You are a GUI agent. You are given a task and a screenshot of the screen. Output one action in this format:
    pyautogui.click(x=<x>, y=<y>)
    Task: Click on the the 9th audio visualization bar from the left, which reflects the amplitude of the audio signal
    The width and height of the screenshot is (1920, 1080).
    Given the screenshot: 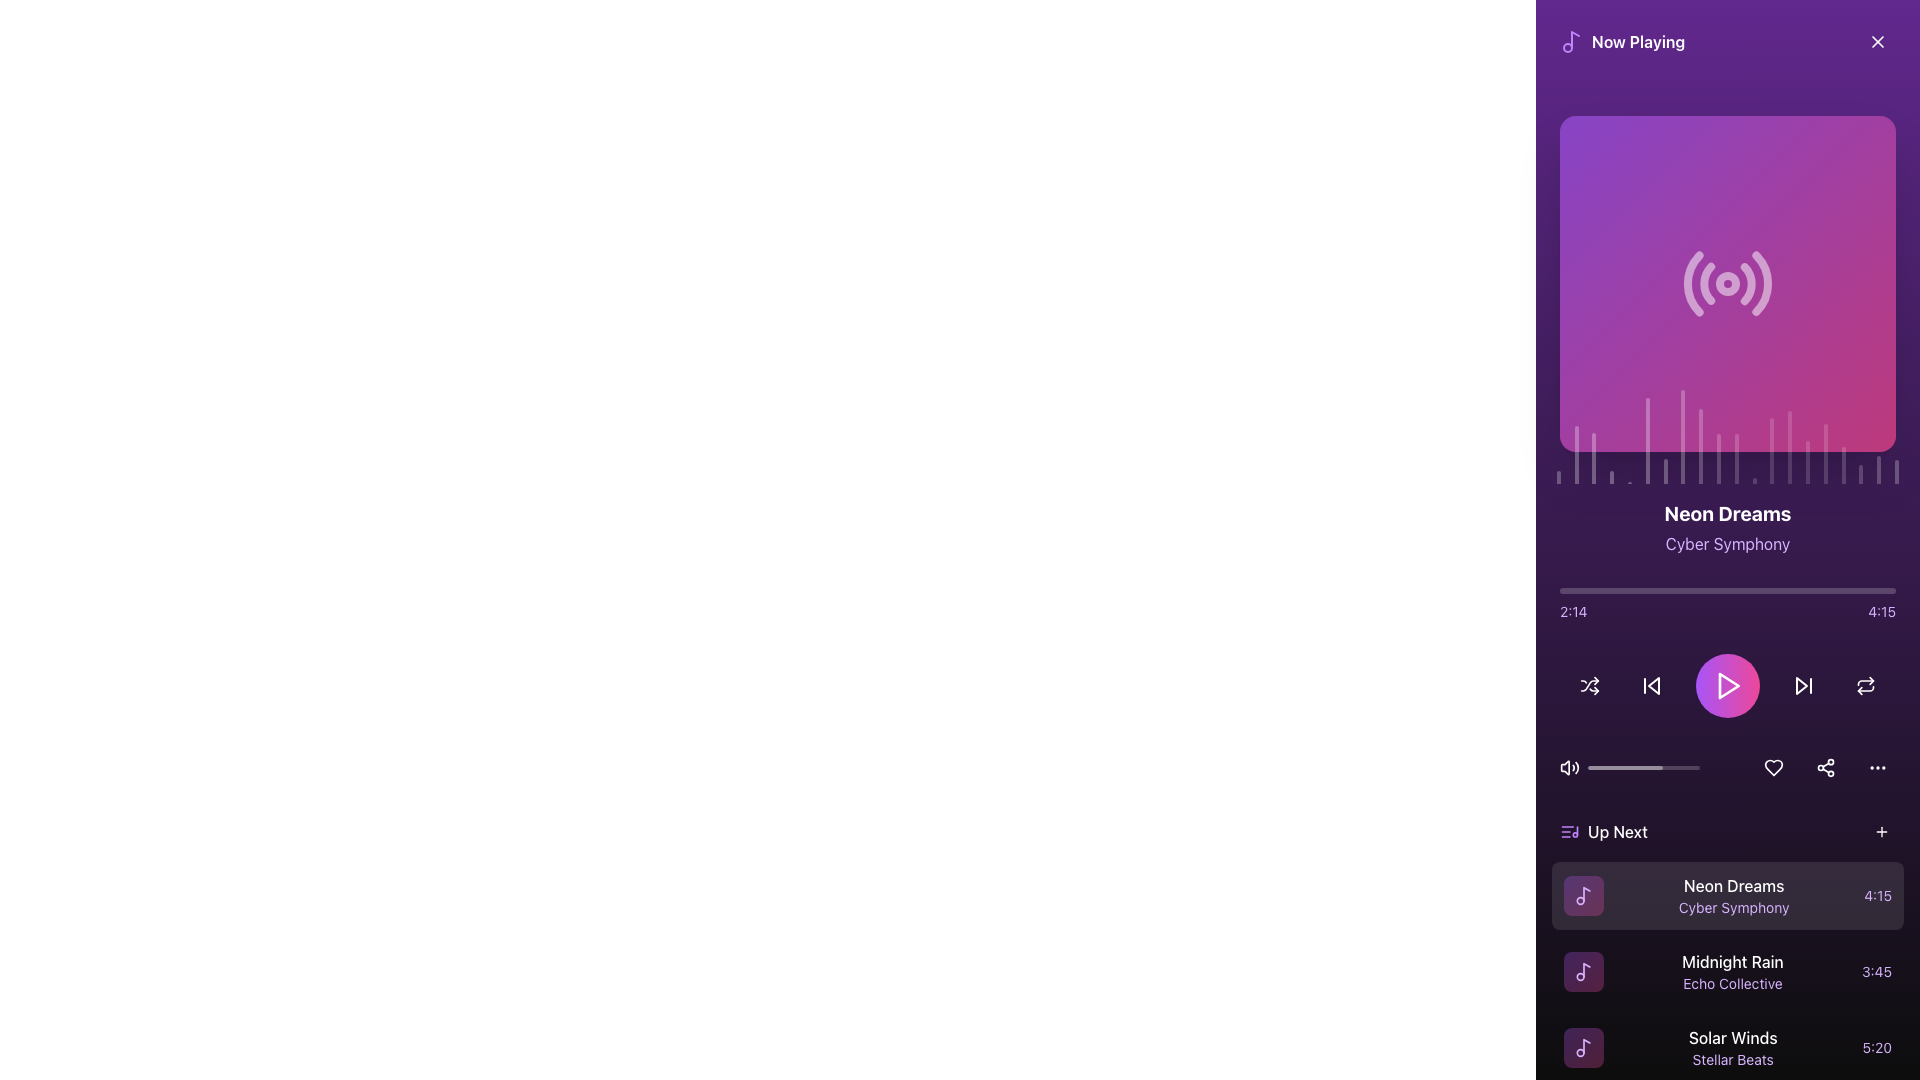 What is the action you would take?
    pyautogui.click(x=1700, y=445)
    